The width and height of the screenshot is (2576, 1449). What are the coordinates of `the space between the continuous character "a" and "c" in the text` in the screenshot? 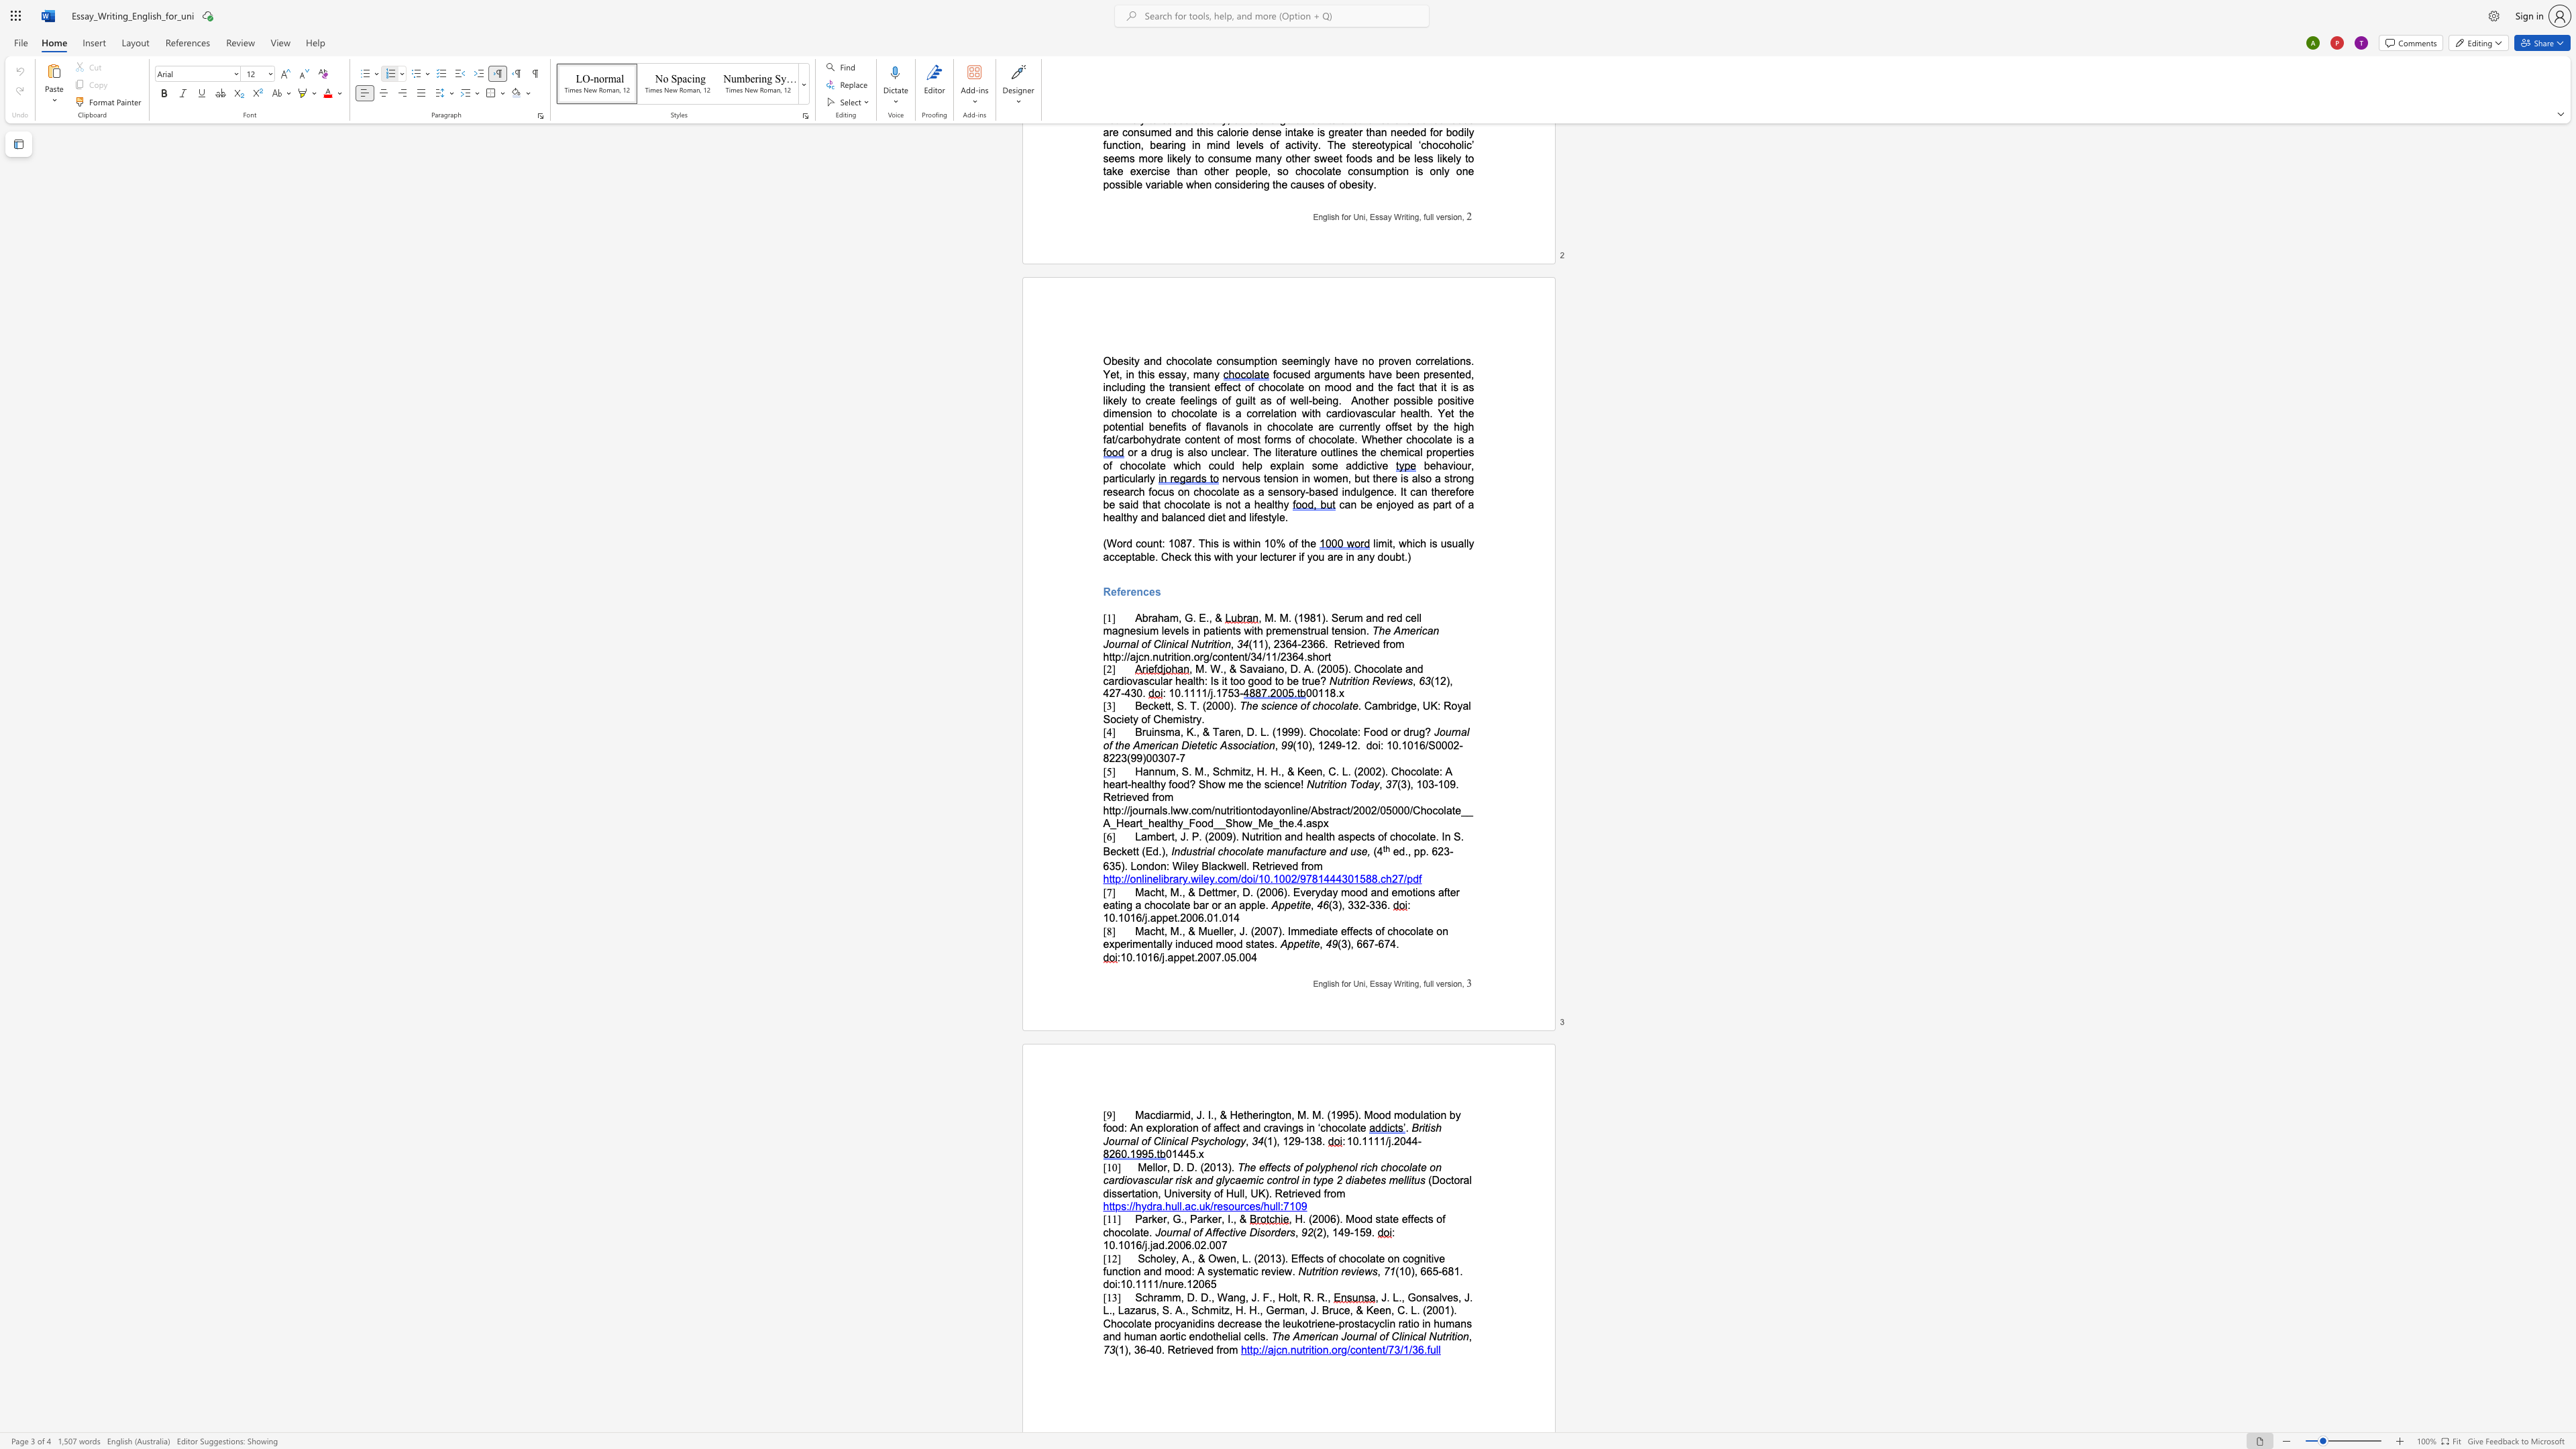 It's located at (1149, 930).